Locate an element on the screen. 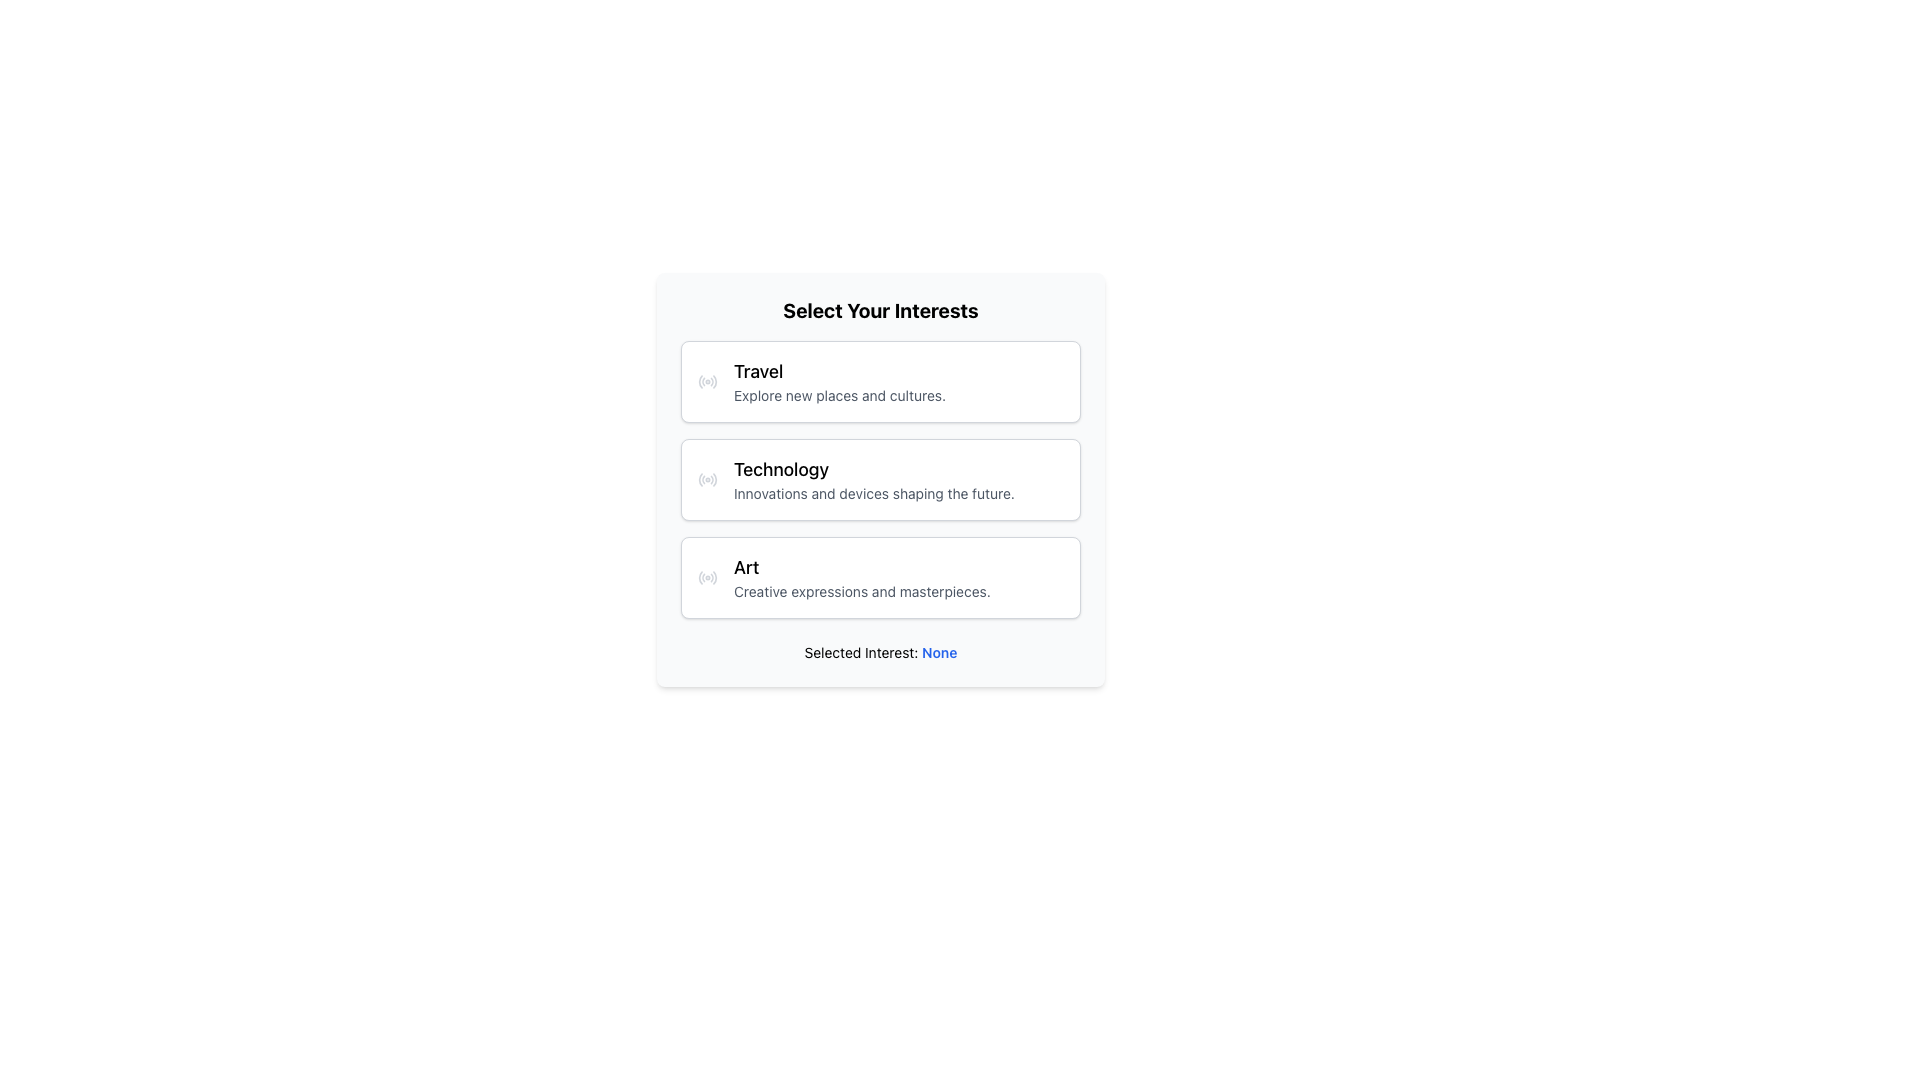  the text label titled 'Travel', which includes the subtitle 'Explore new places and cultures.' located in the first card of interest options is located at coordinates (840, 381).